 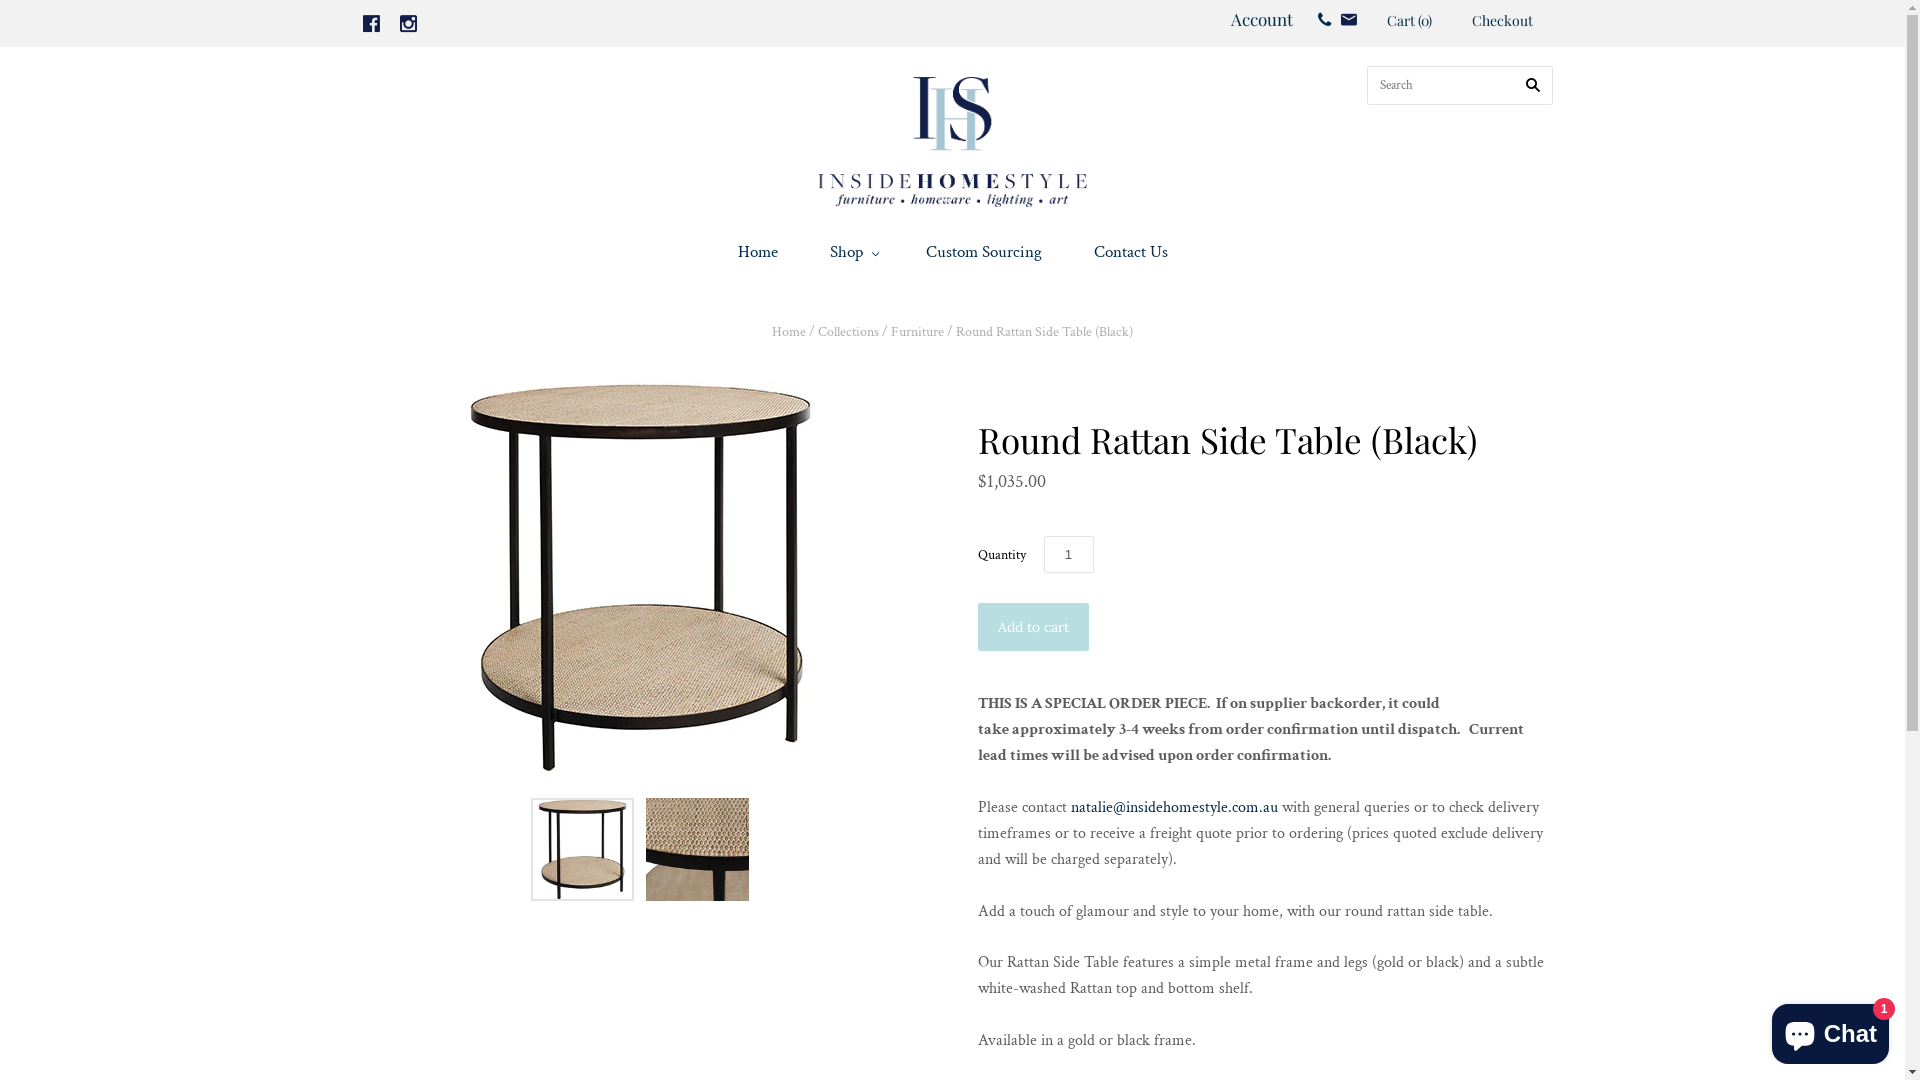 I want to click on 'Add to cart', so click(x=1033, y=626).